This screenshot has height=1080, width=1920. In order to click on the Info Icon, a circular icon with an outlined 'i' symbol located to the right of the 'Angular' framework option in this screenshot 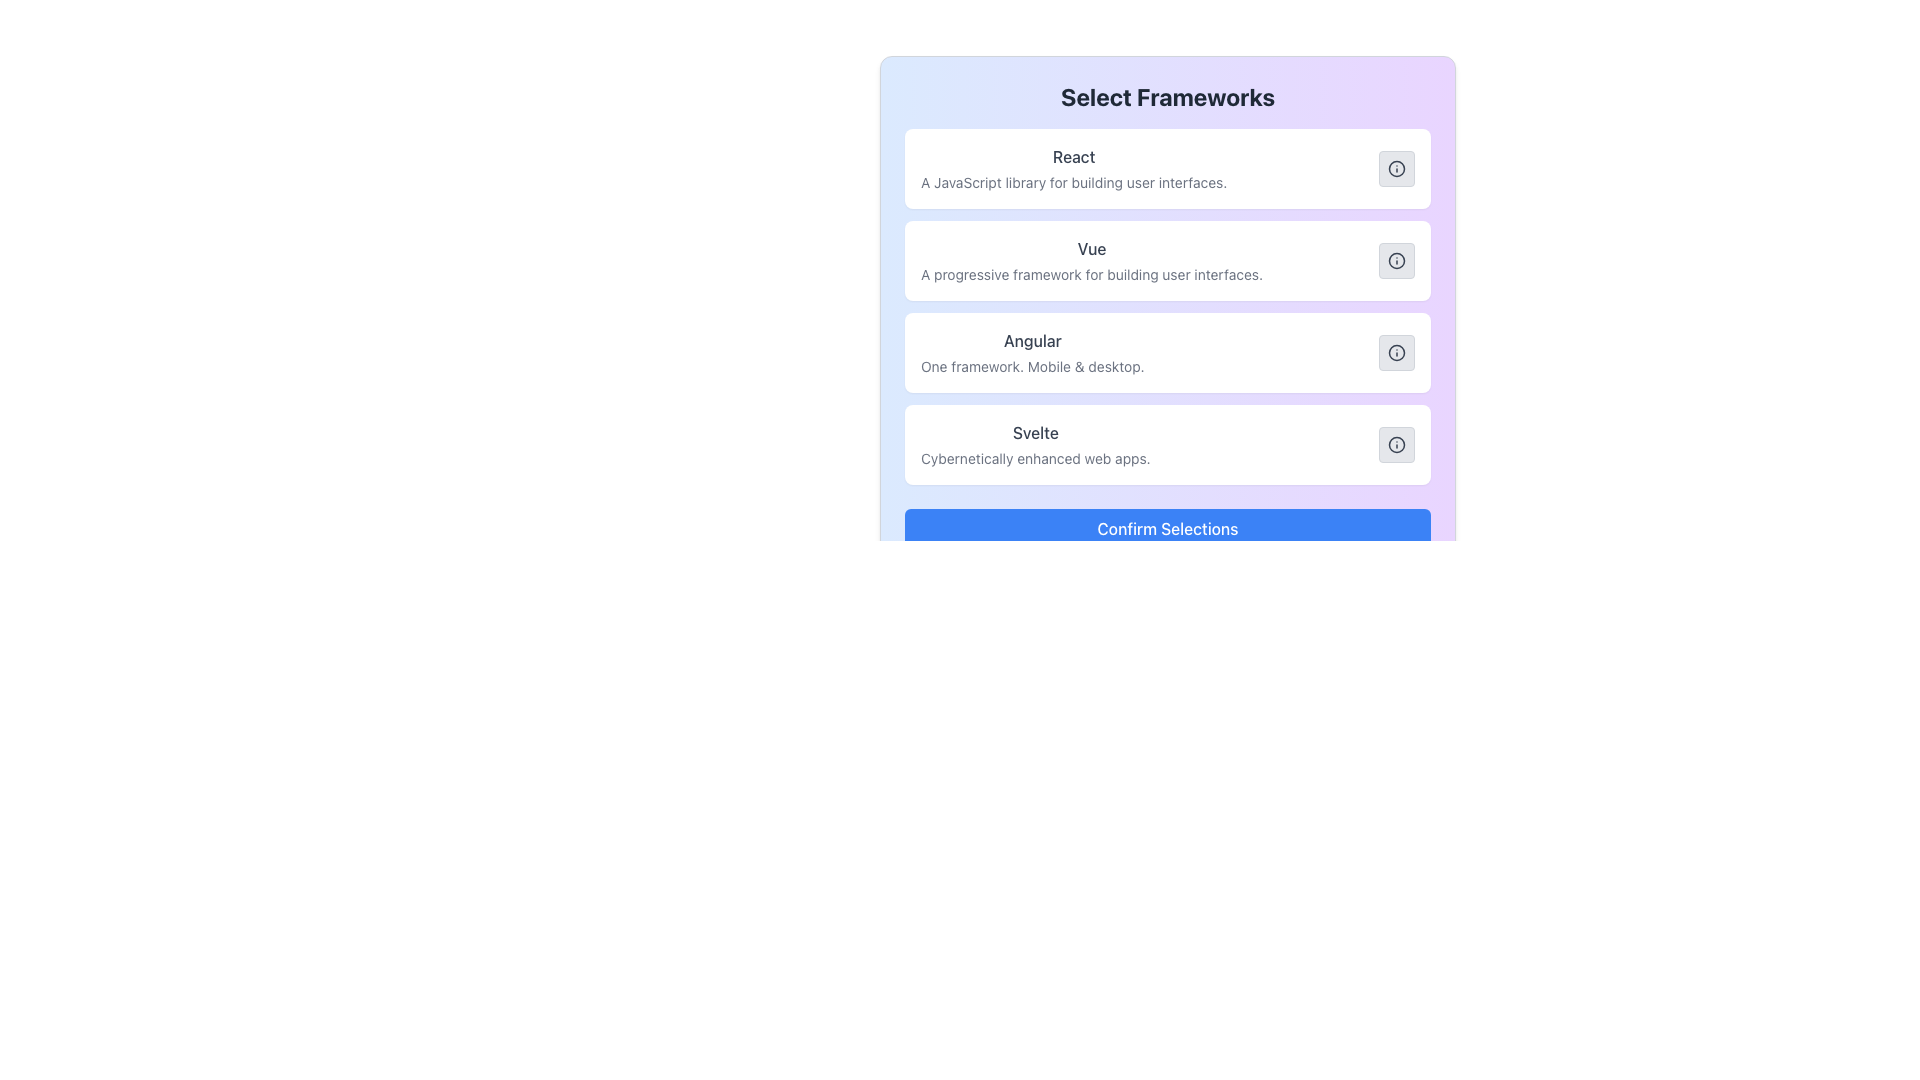, I will do `click(1395, 352)`.